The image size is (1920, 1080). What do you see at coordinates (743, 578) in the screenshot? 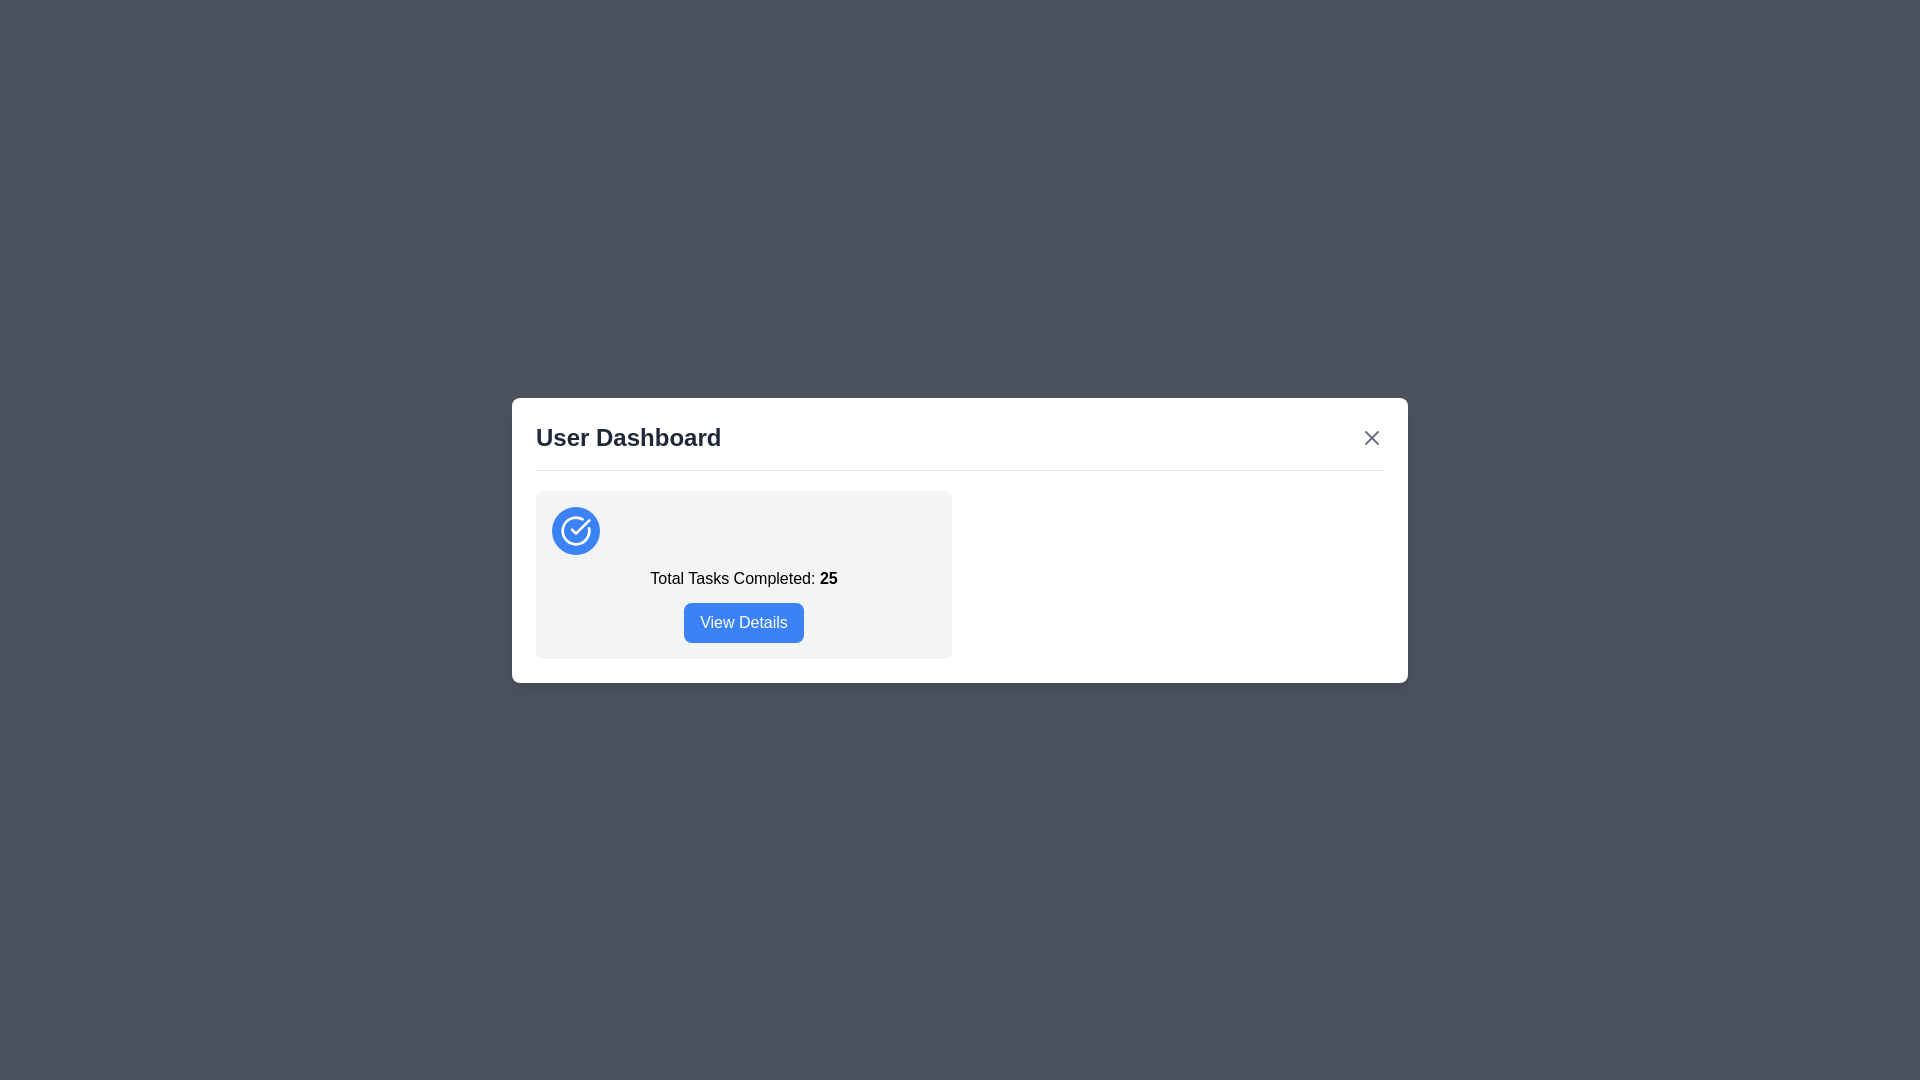
I see `the informational text label that indicates the total number of tasks completed, which is located below a circular icon with a blue background and above a blue button labeled 'View Details'` at bounding box center [743, 578].